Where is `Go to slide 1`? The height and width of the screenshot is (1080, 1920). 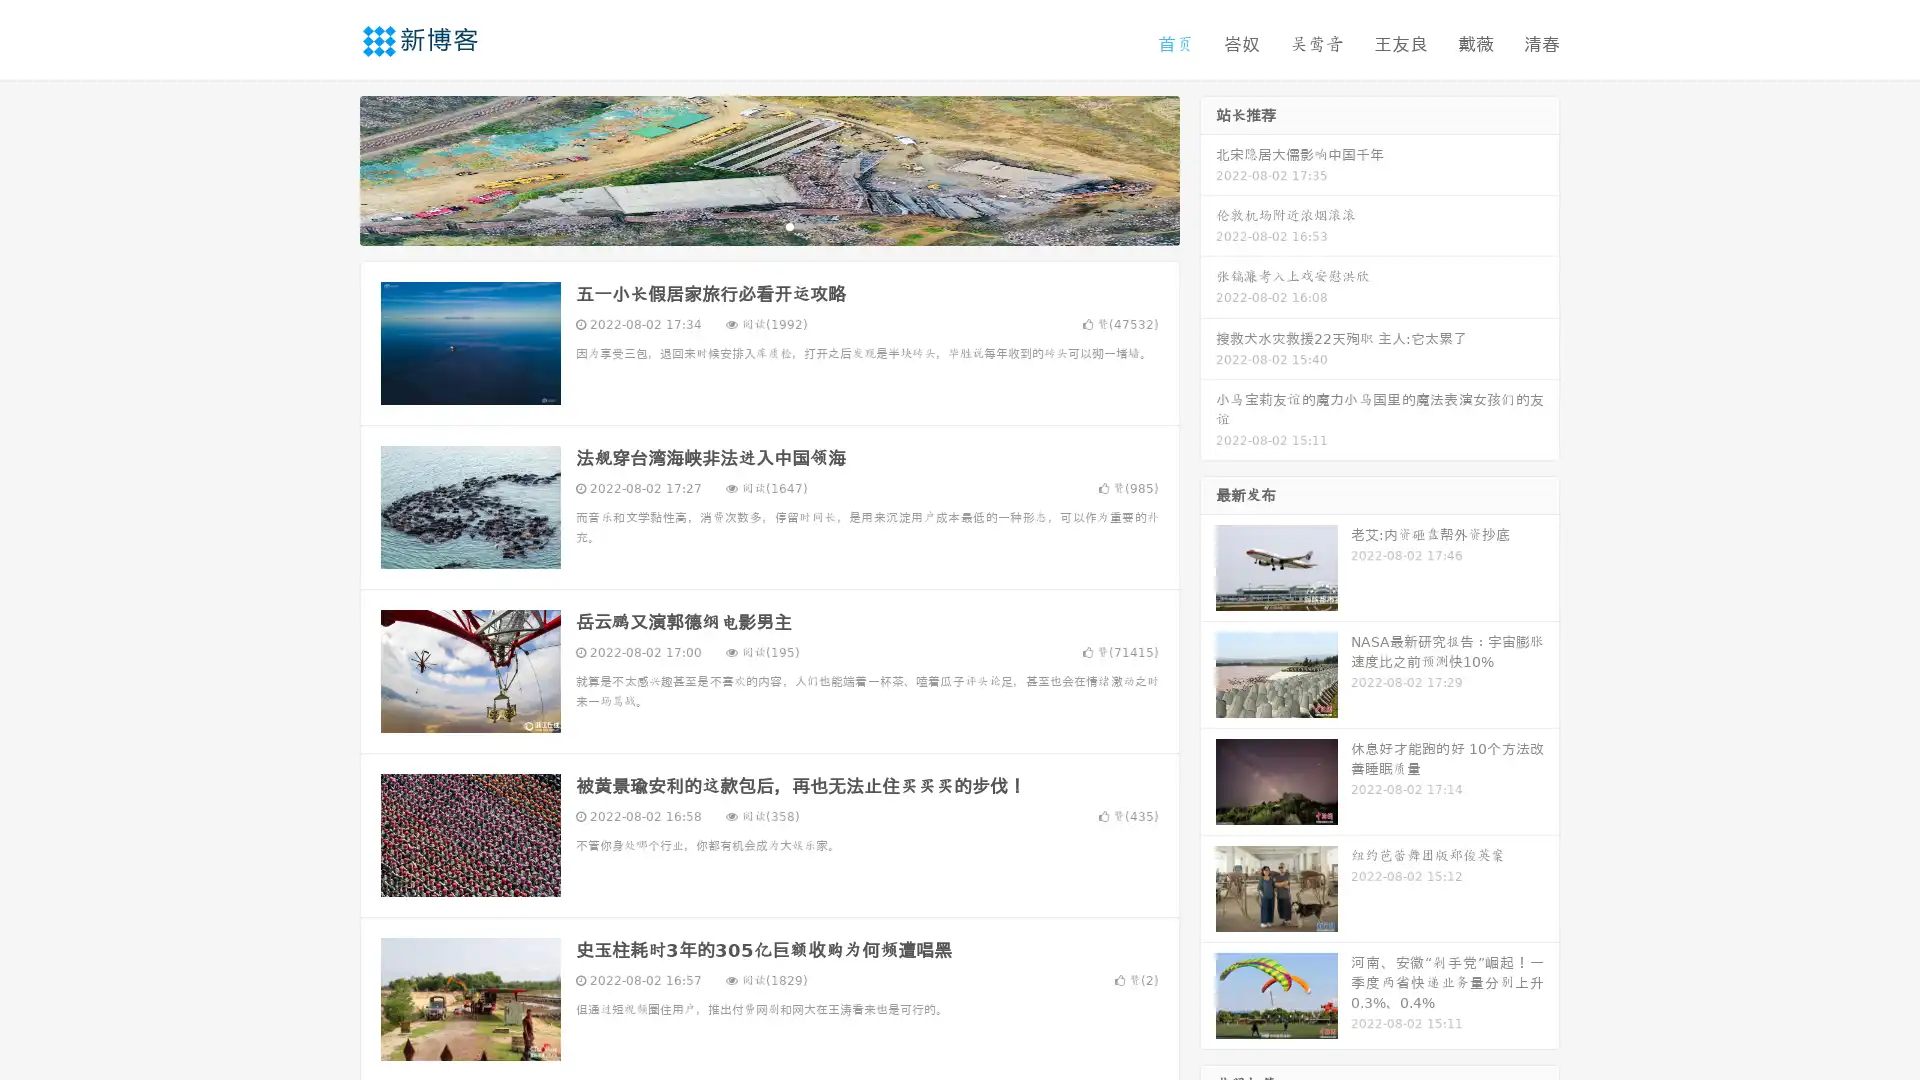 Go to slide 1 is located at coordinates (748, 225).